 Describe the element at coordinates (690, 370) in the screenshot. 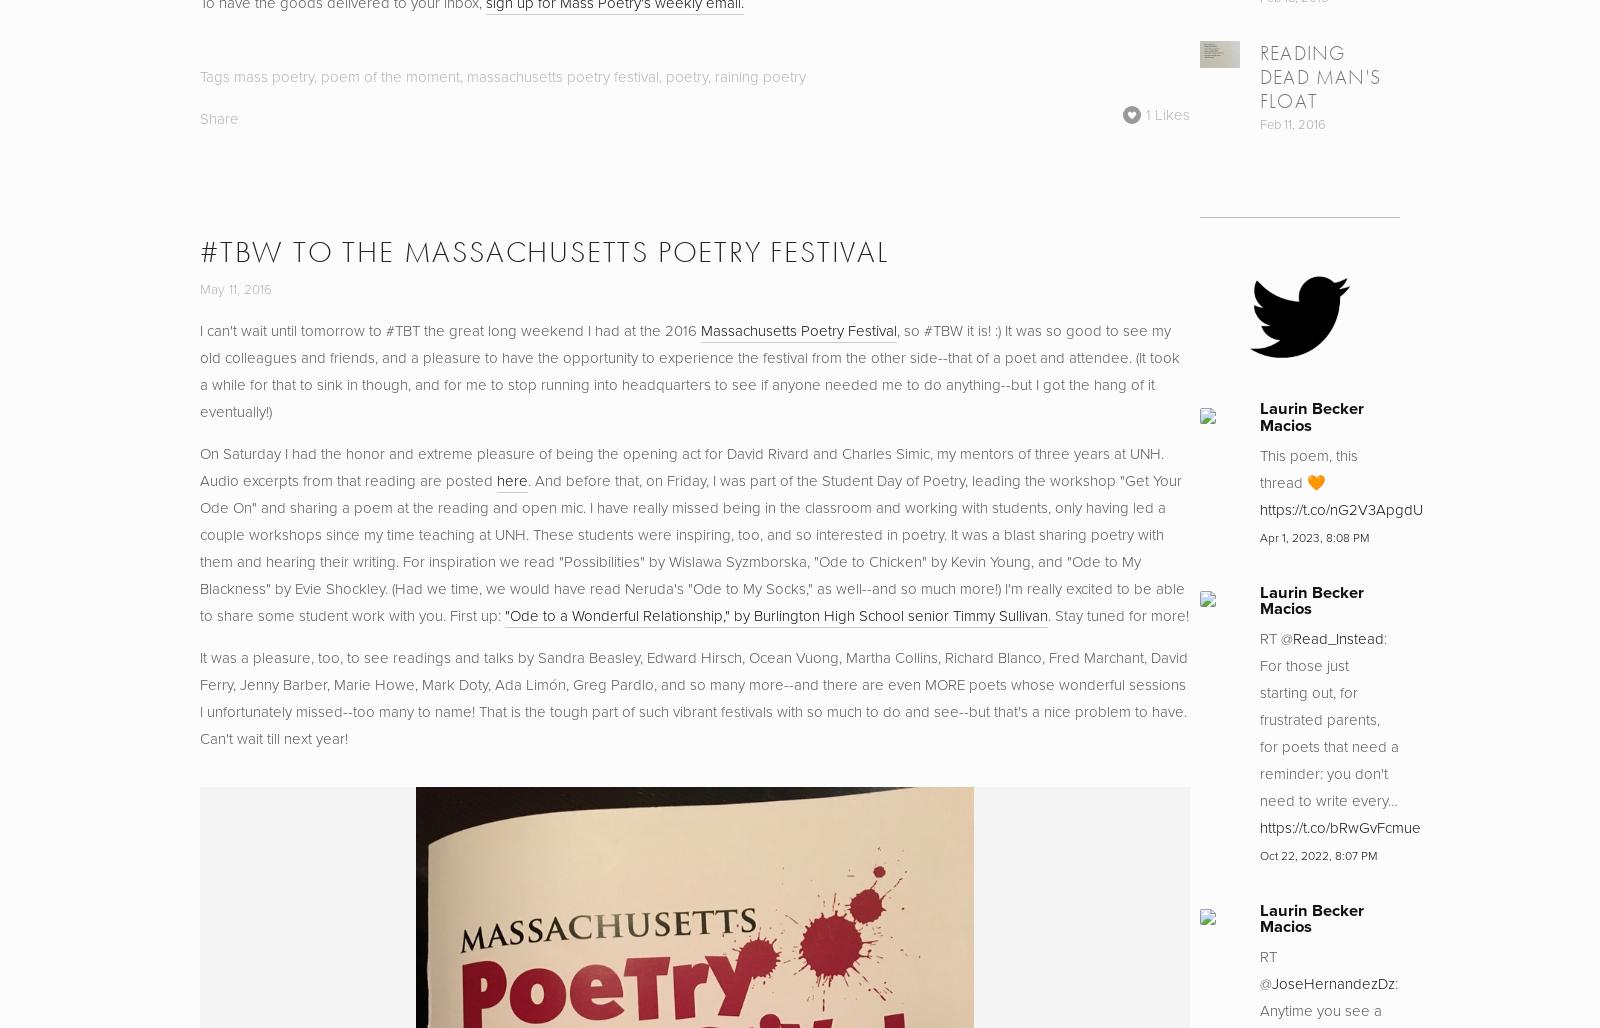

I see `', so #TBW it is! :) It was so good to see my old colleagues and friends, and a pleasure to have the opportunity to experience the festival from the other side--that of a poet and attendee. (It took a while for that to sink in though, and for me to stop running into headquarters to see if anyone needed me to do anything--but I got the hang of it eventually!)'` at that location.